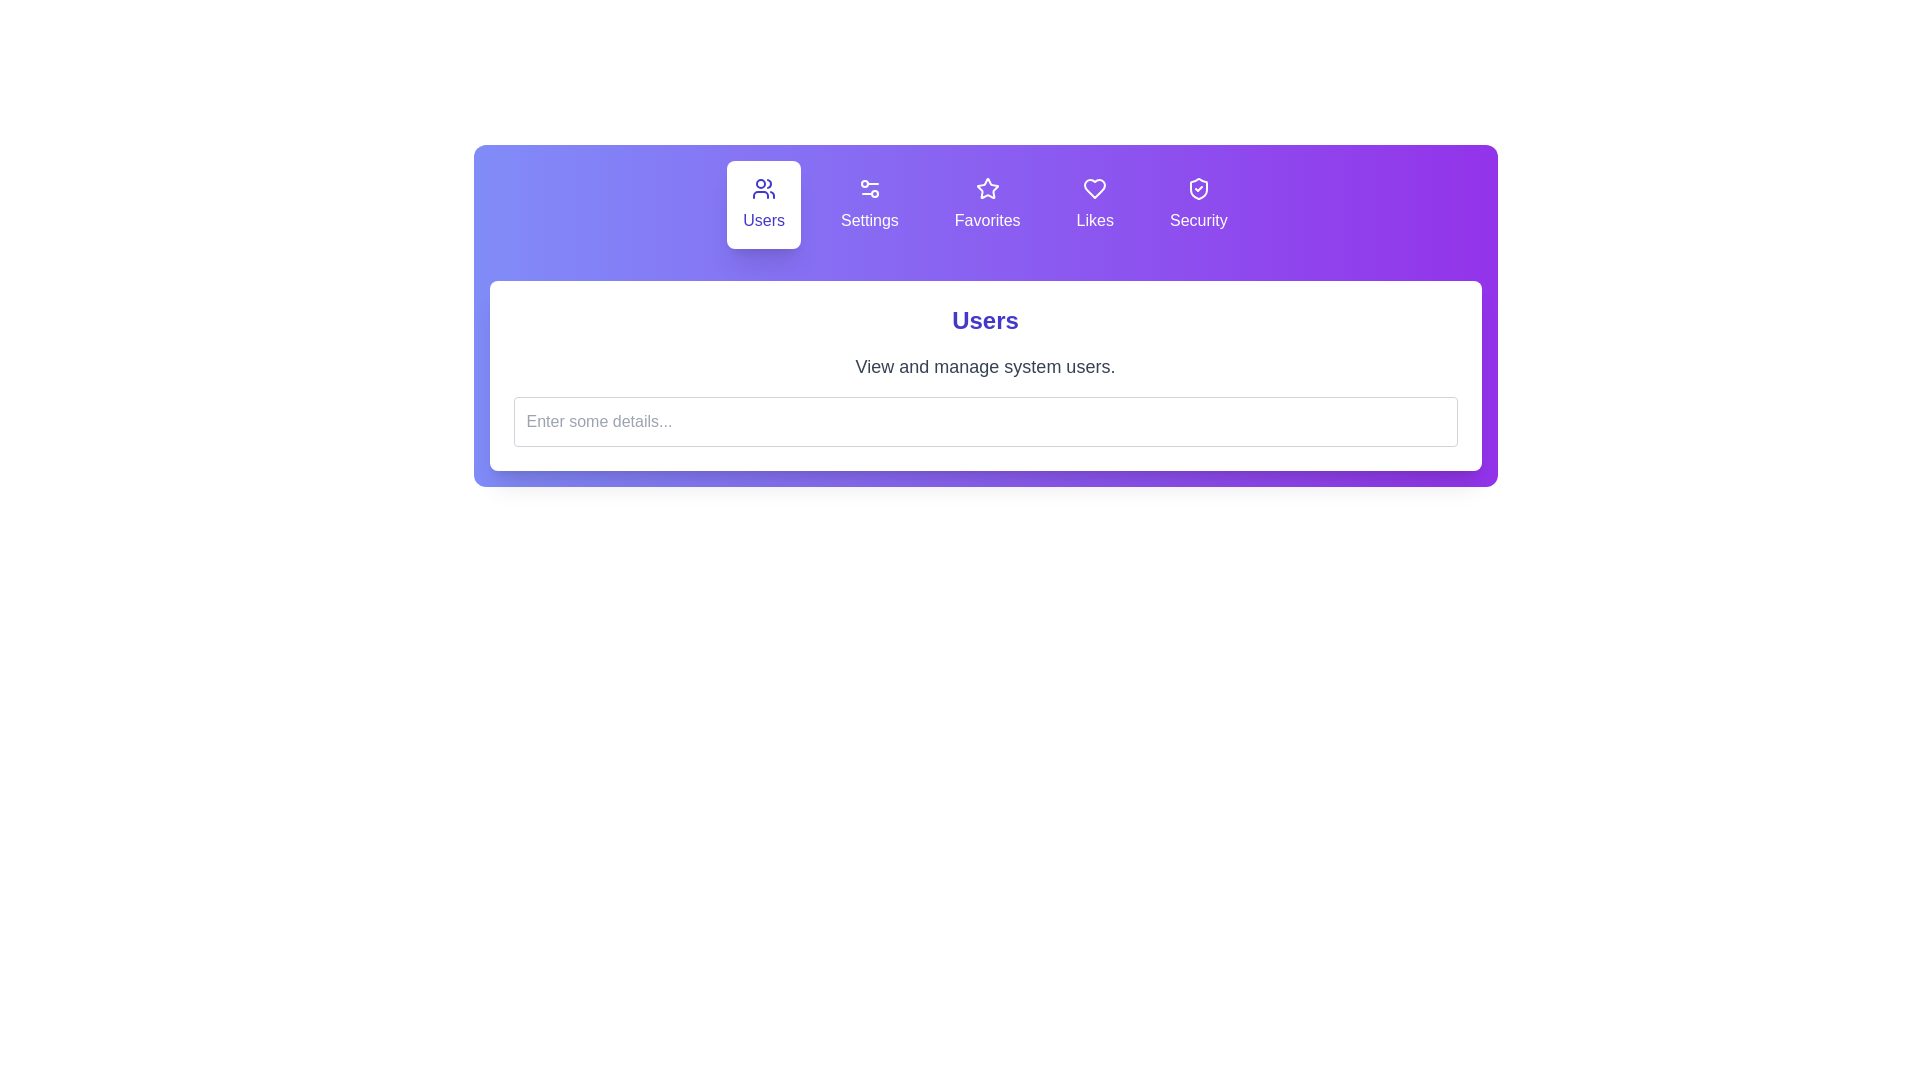  What do you see at coordinates (985, 420) in the screenshot?
I see `the input field and type the text 'Sample Input'` at bounding box center [985, 420].